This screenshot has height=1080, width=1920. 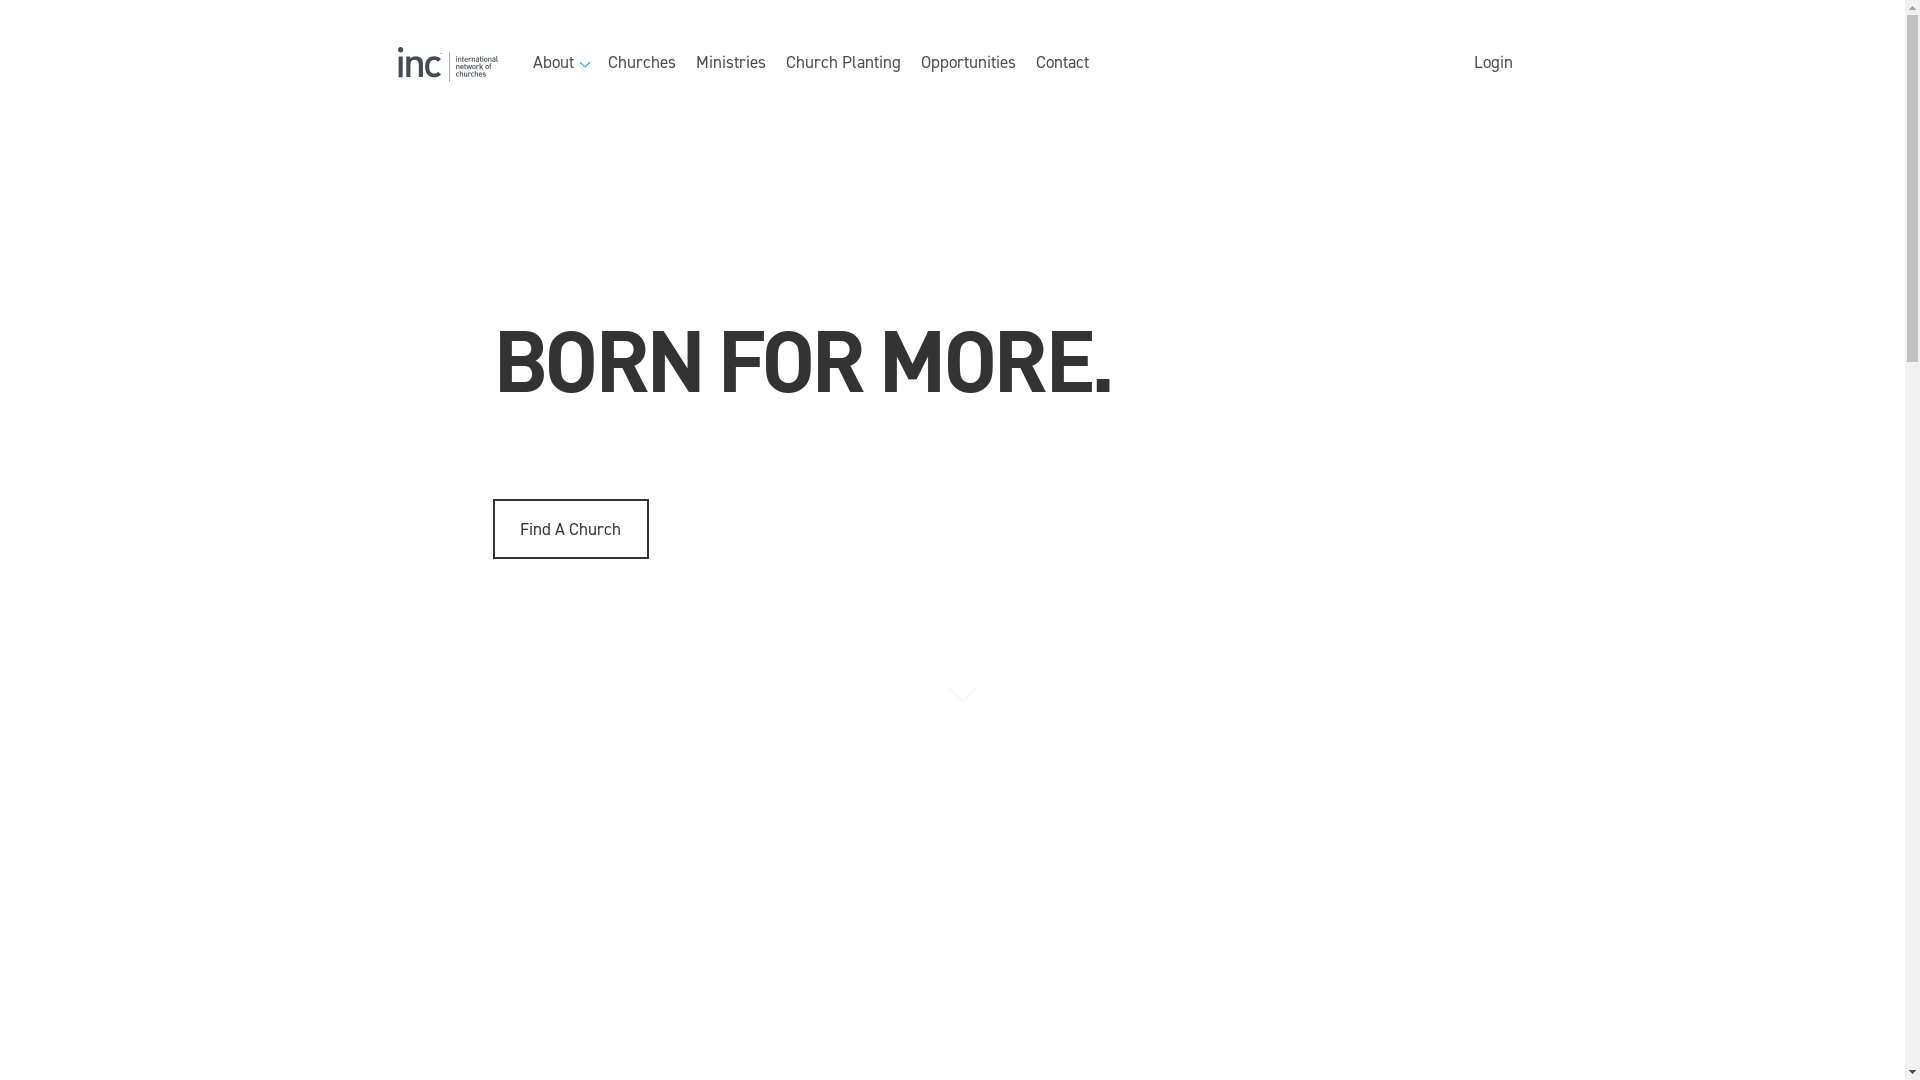 I want to click on ' Login', so click(x=1491, y=63).